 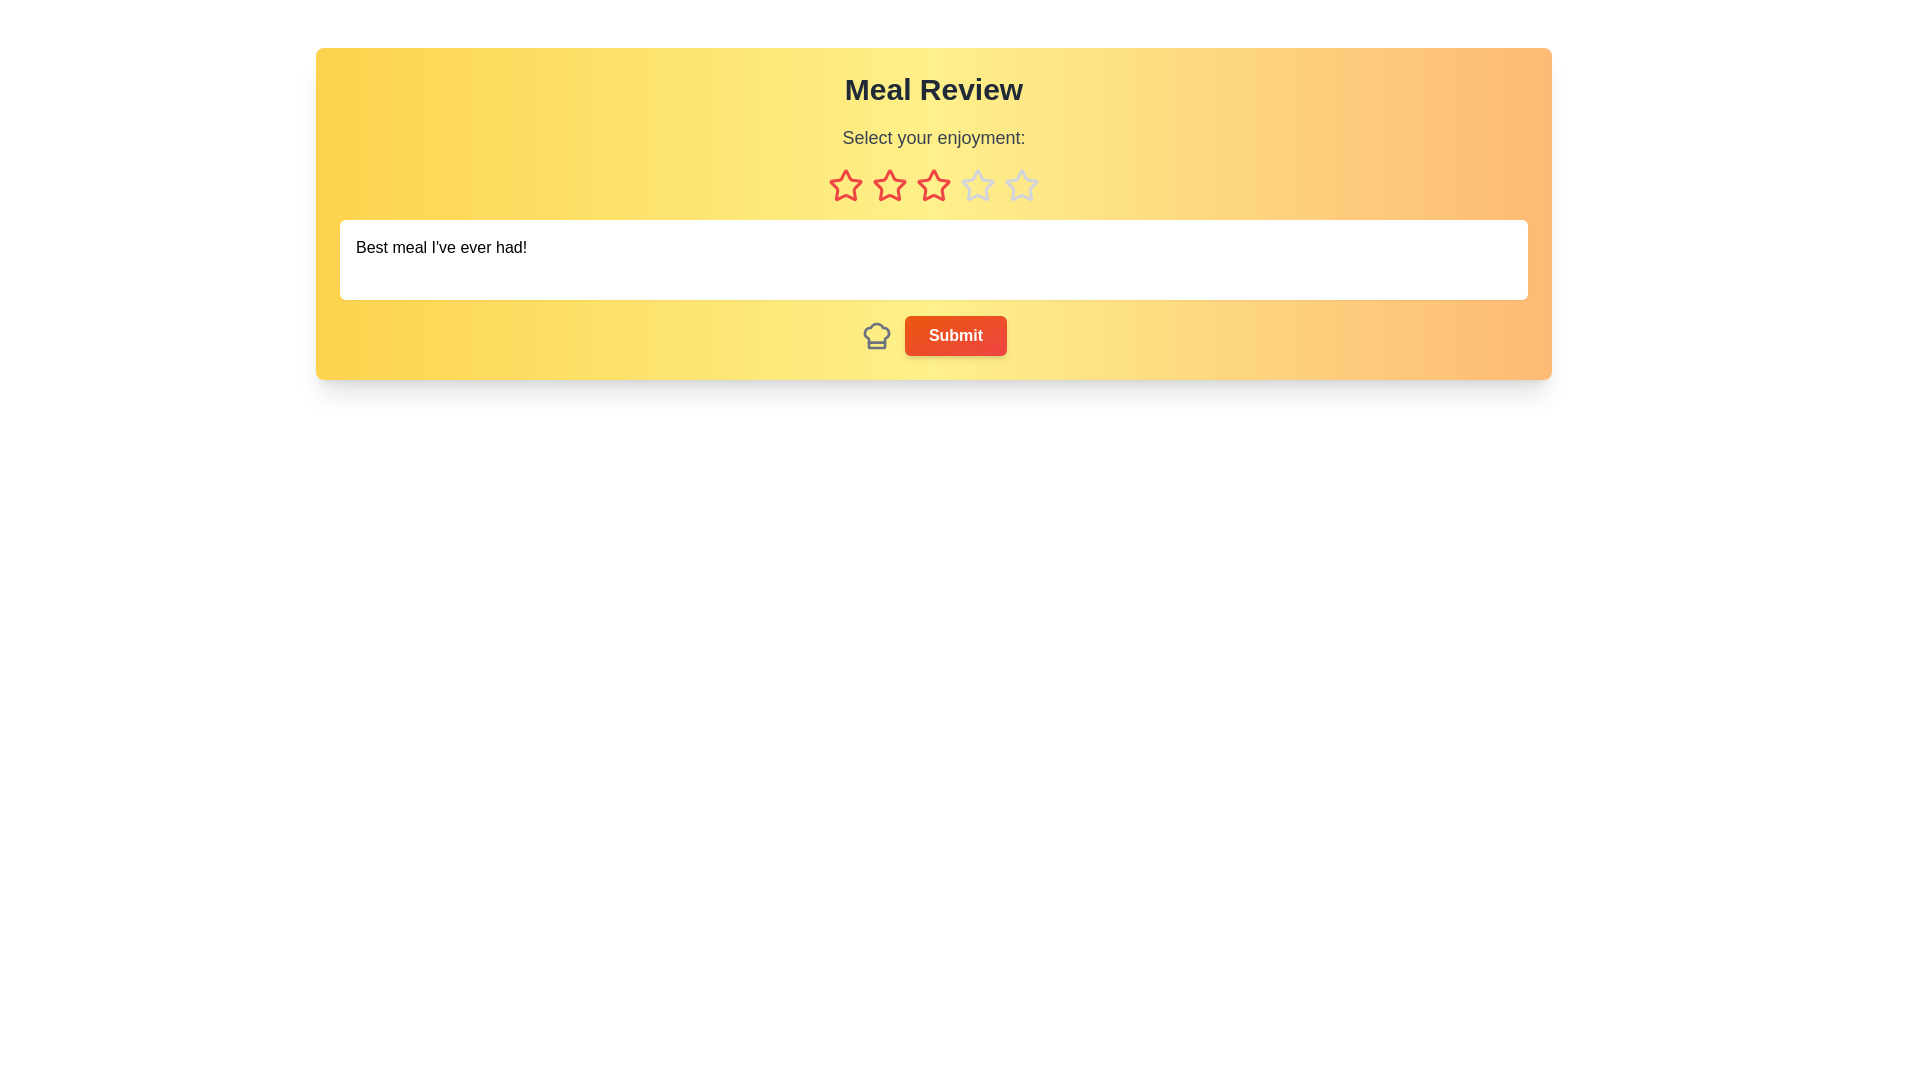 I want to click on the central portion of the chef's hat icon, which serves as a decorative element indicating culinary themes, so click(x=876, y=334).